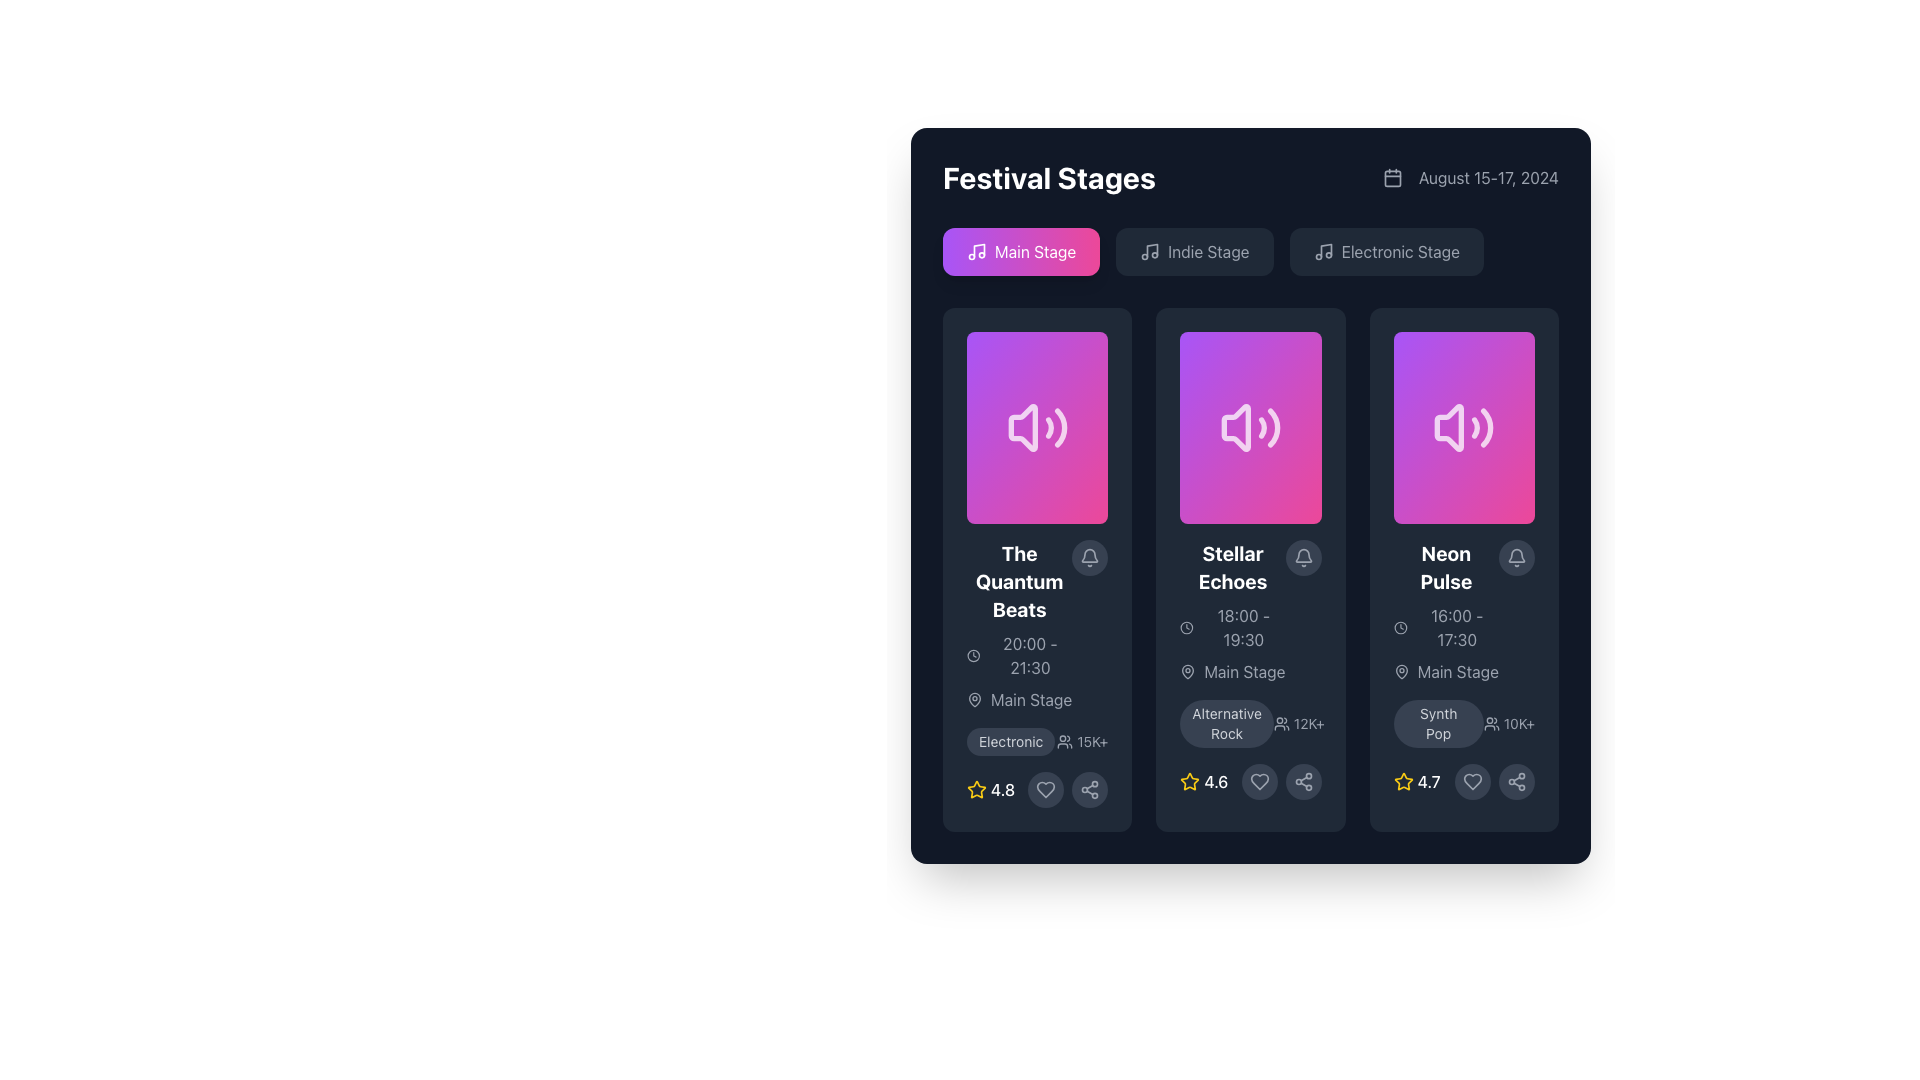 This screenshot has width=1920, height=1080. I want to click on the audience icon next to the 'Synth Pop' label, which is styled in white on a gray background and located at the bottom center of the 'Neon Pulse' section in the third card of the 'Festival Stages' list, so click(1464, 724).